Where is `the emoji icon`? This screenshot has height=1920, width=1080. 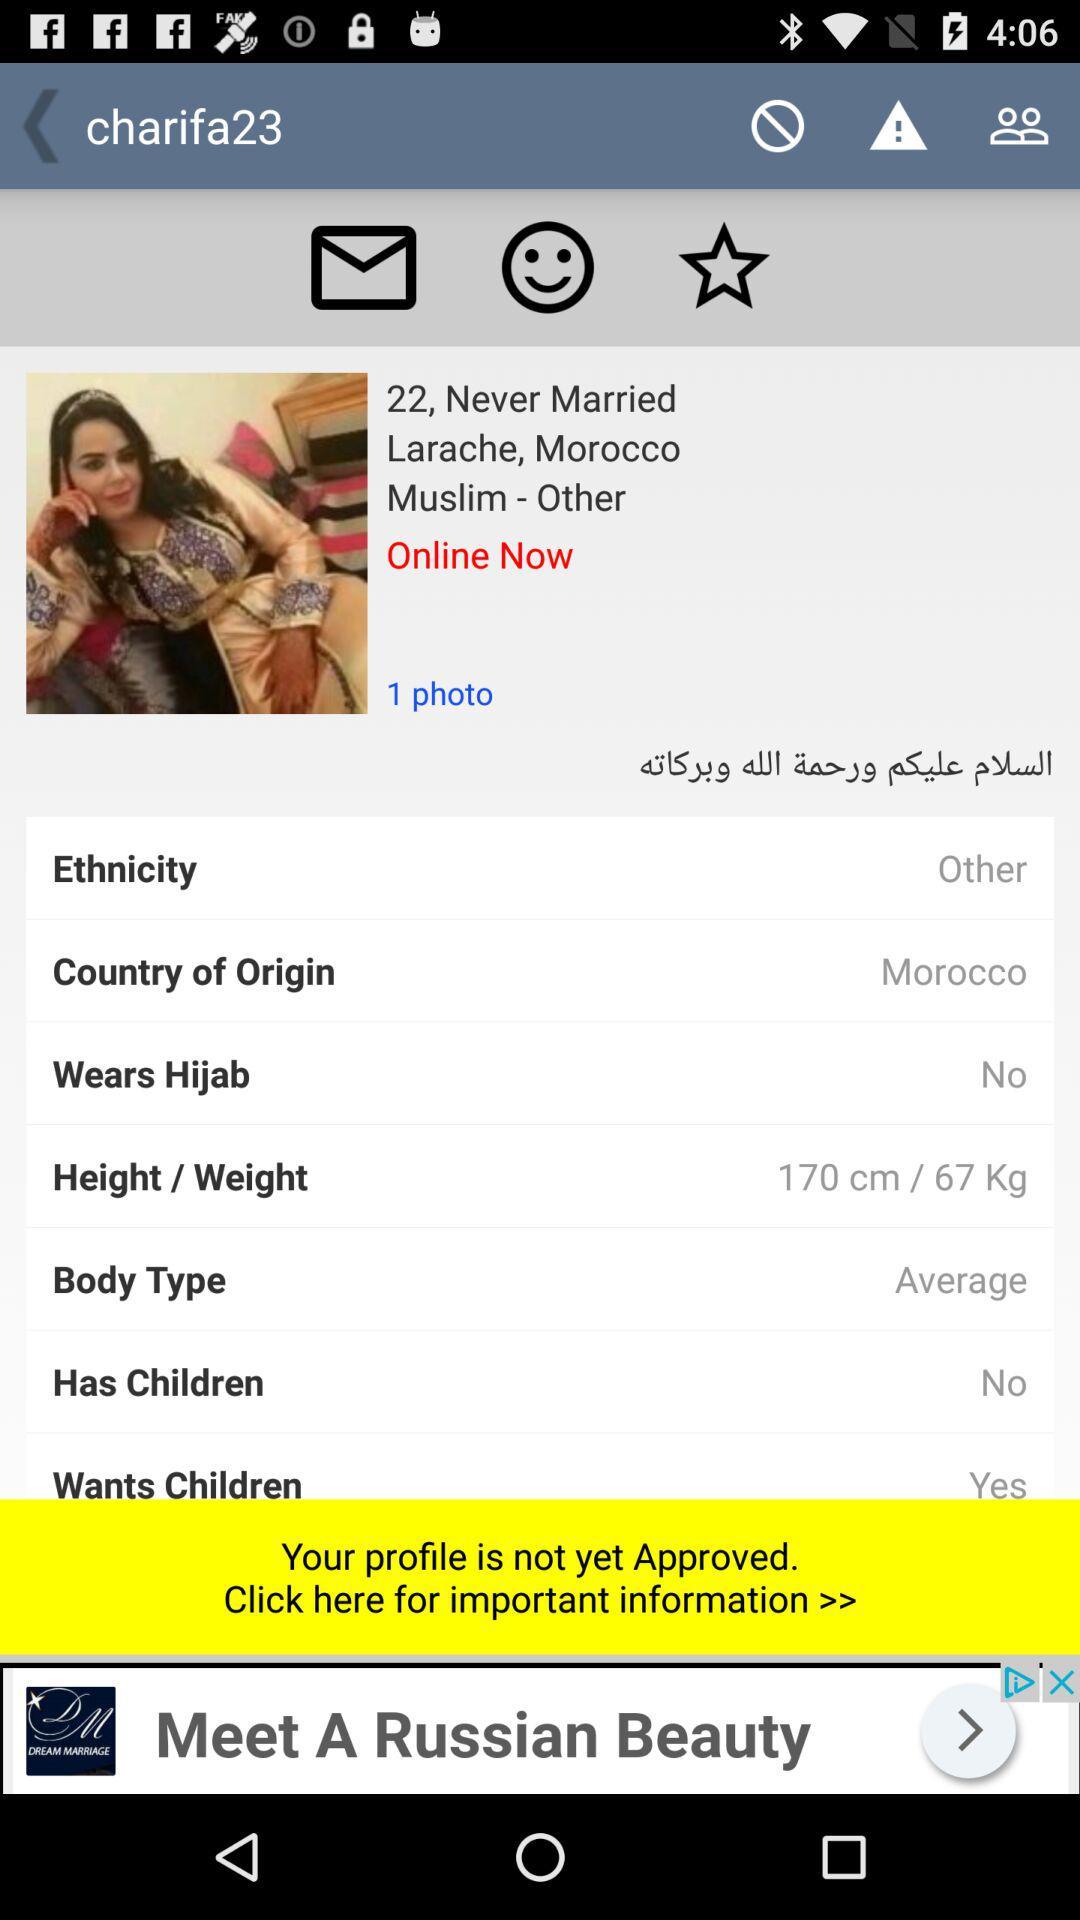
the emoji icon is located at coordinates (547, 285).